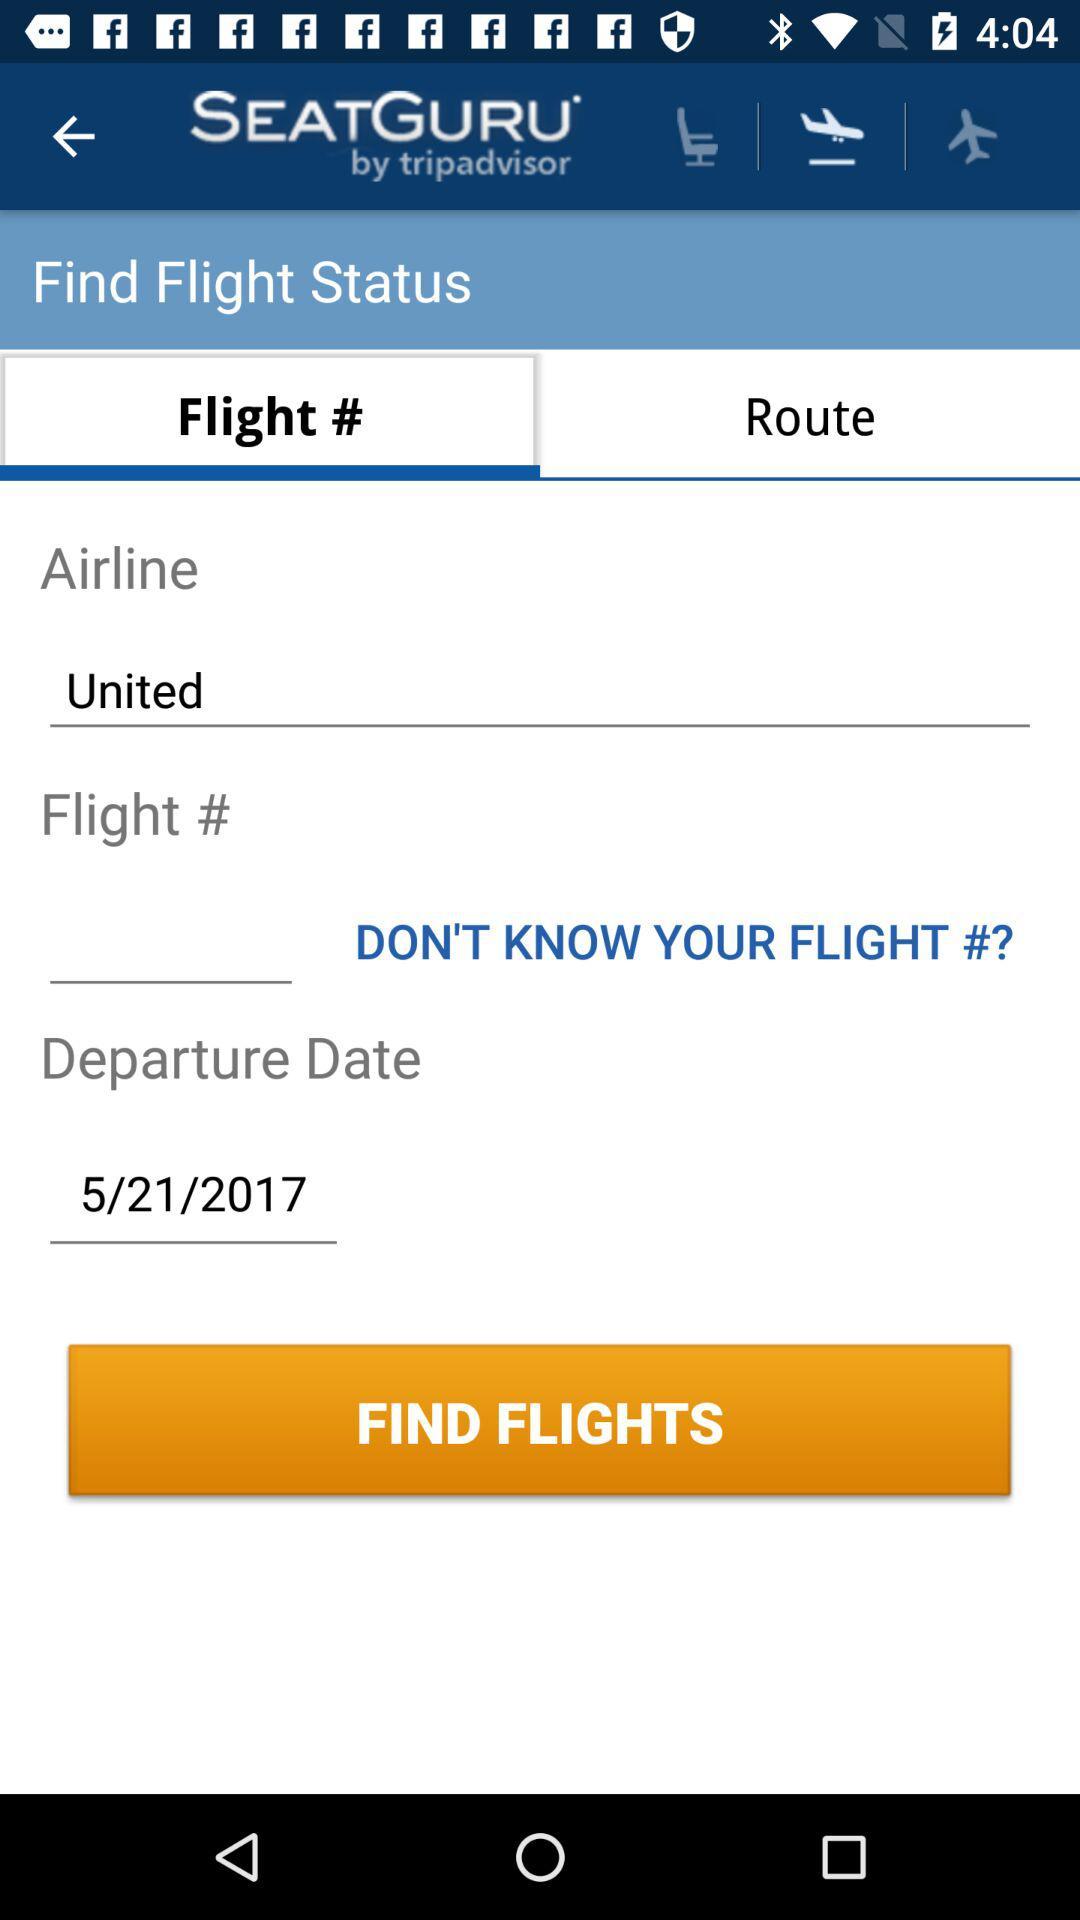 This screenshot has height=1920, width=1080. What do you see at coordinates (810, 414) in the screenshot?
I see `icon above the united item` at bounding box center [810, 414].